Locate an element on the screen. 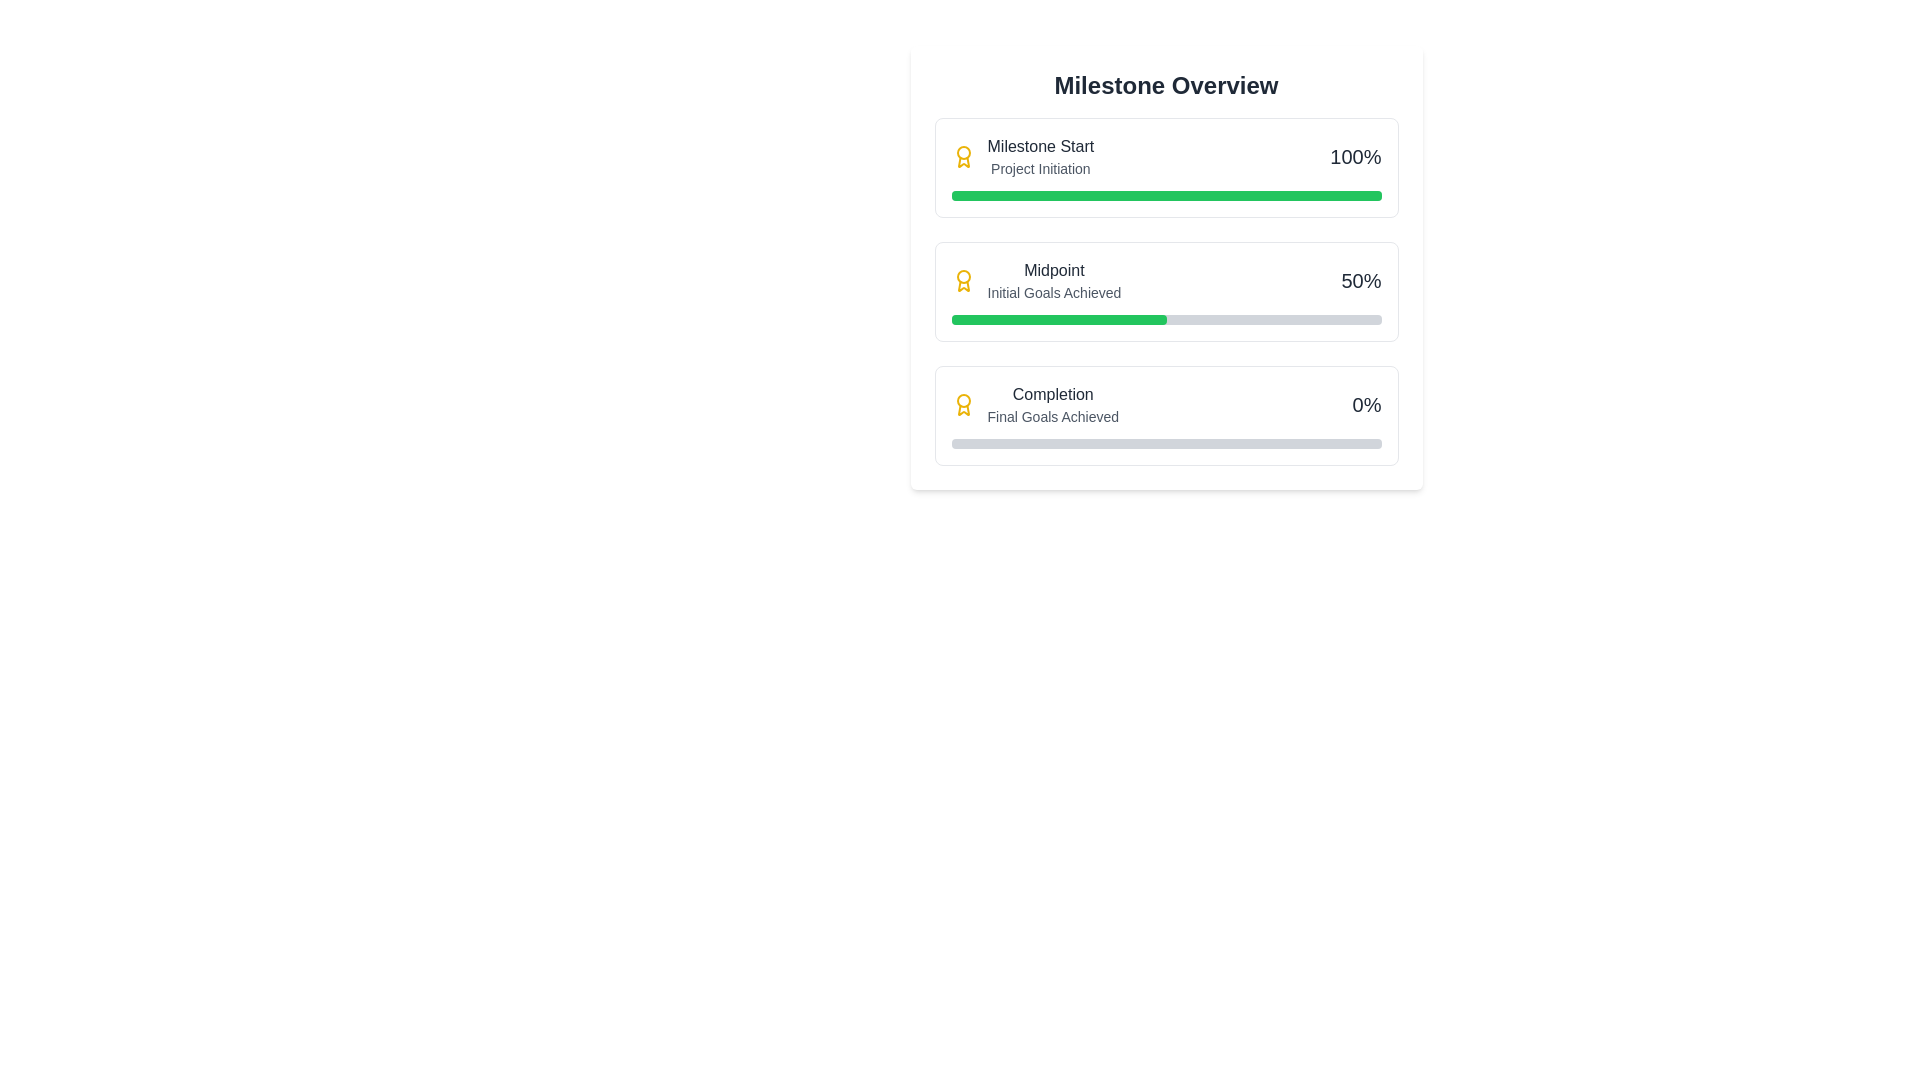 The image size is (1920, 1080). the Information display block that shows the progress achieved at the midpoint milestone of a task or project for more details is located at coordinates (1166, 281).